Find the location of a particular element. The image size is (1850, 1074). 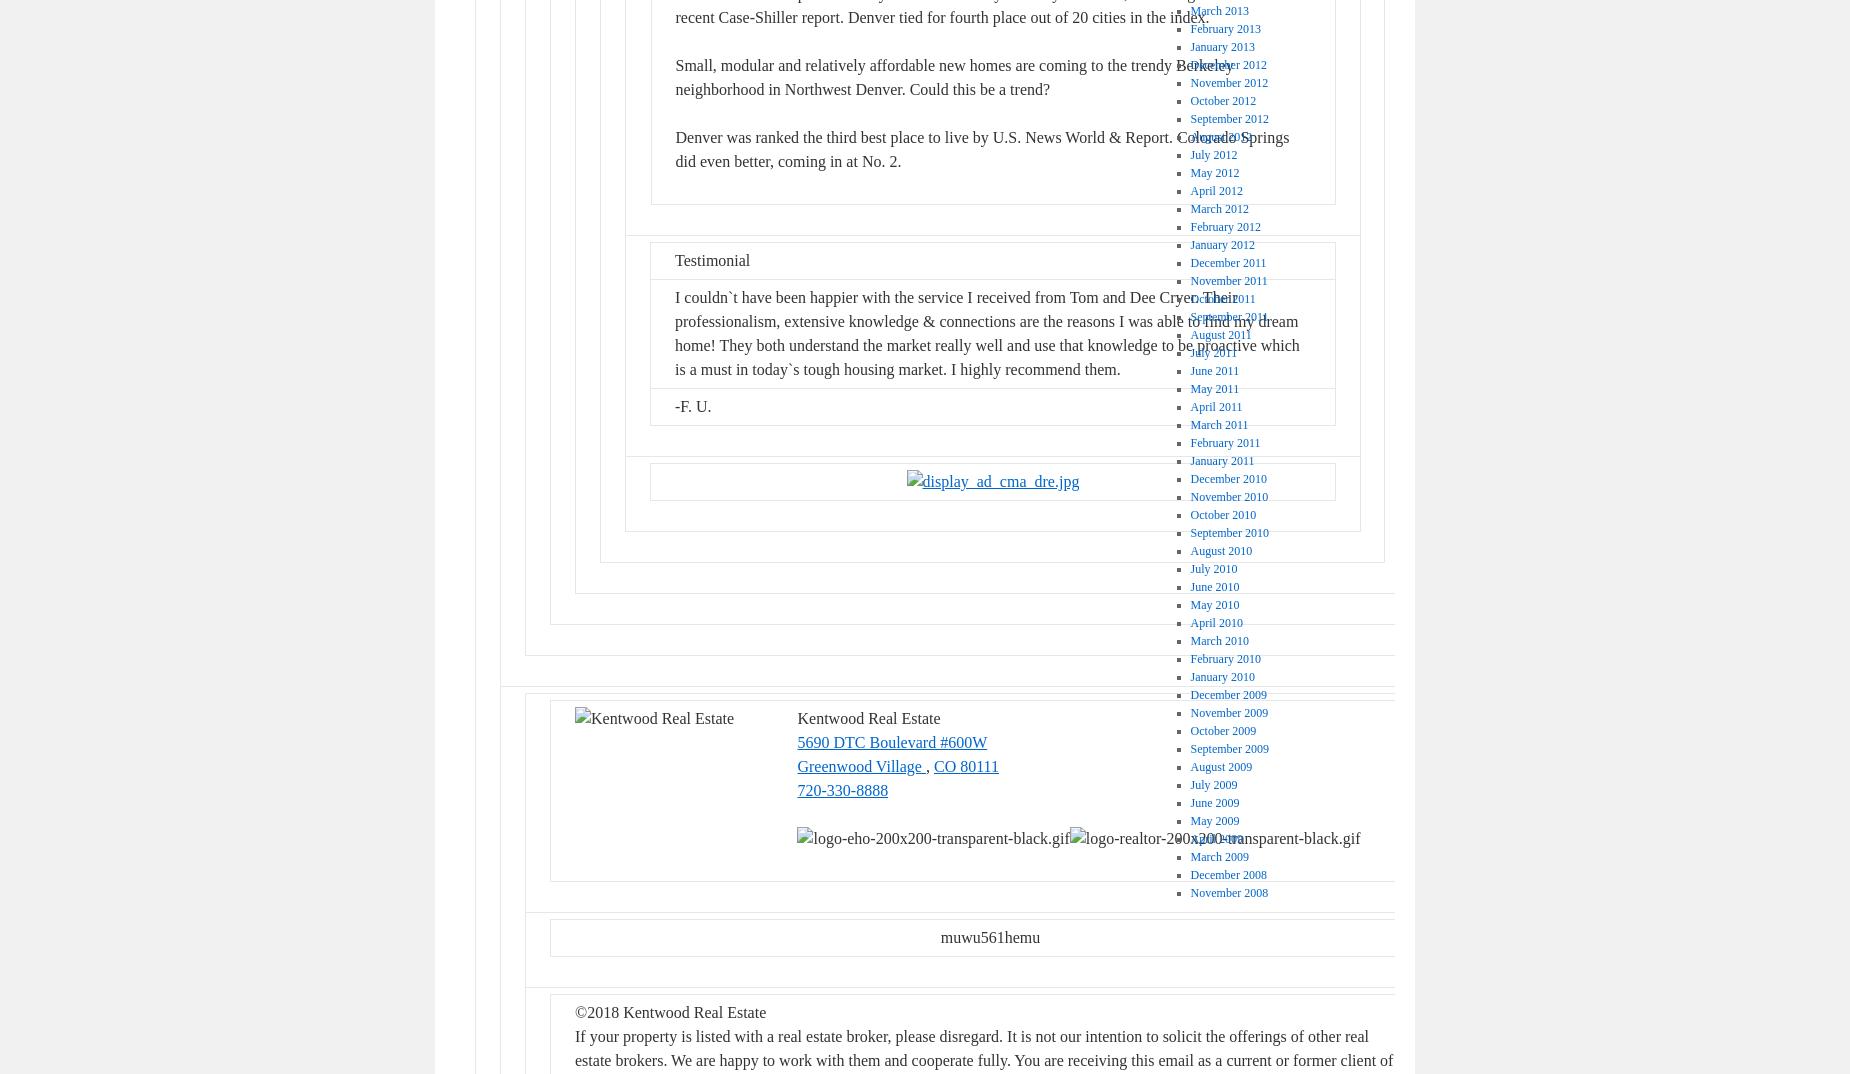

'May 2010' is located at coordinates (1213, 604).